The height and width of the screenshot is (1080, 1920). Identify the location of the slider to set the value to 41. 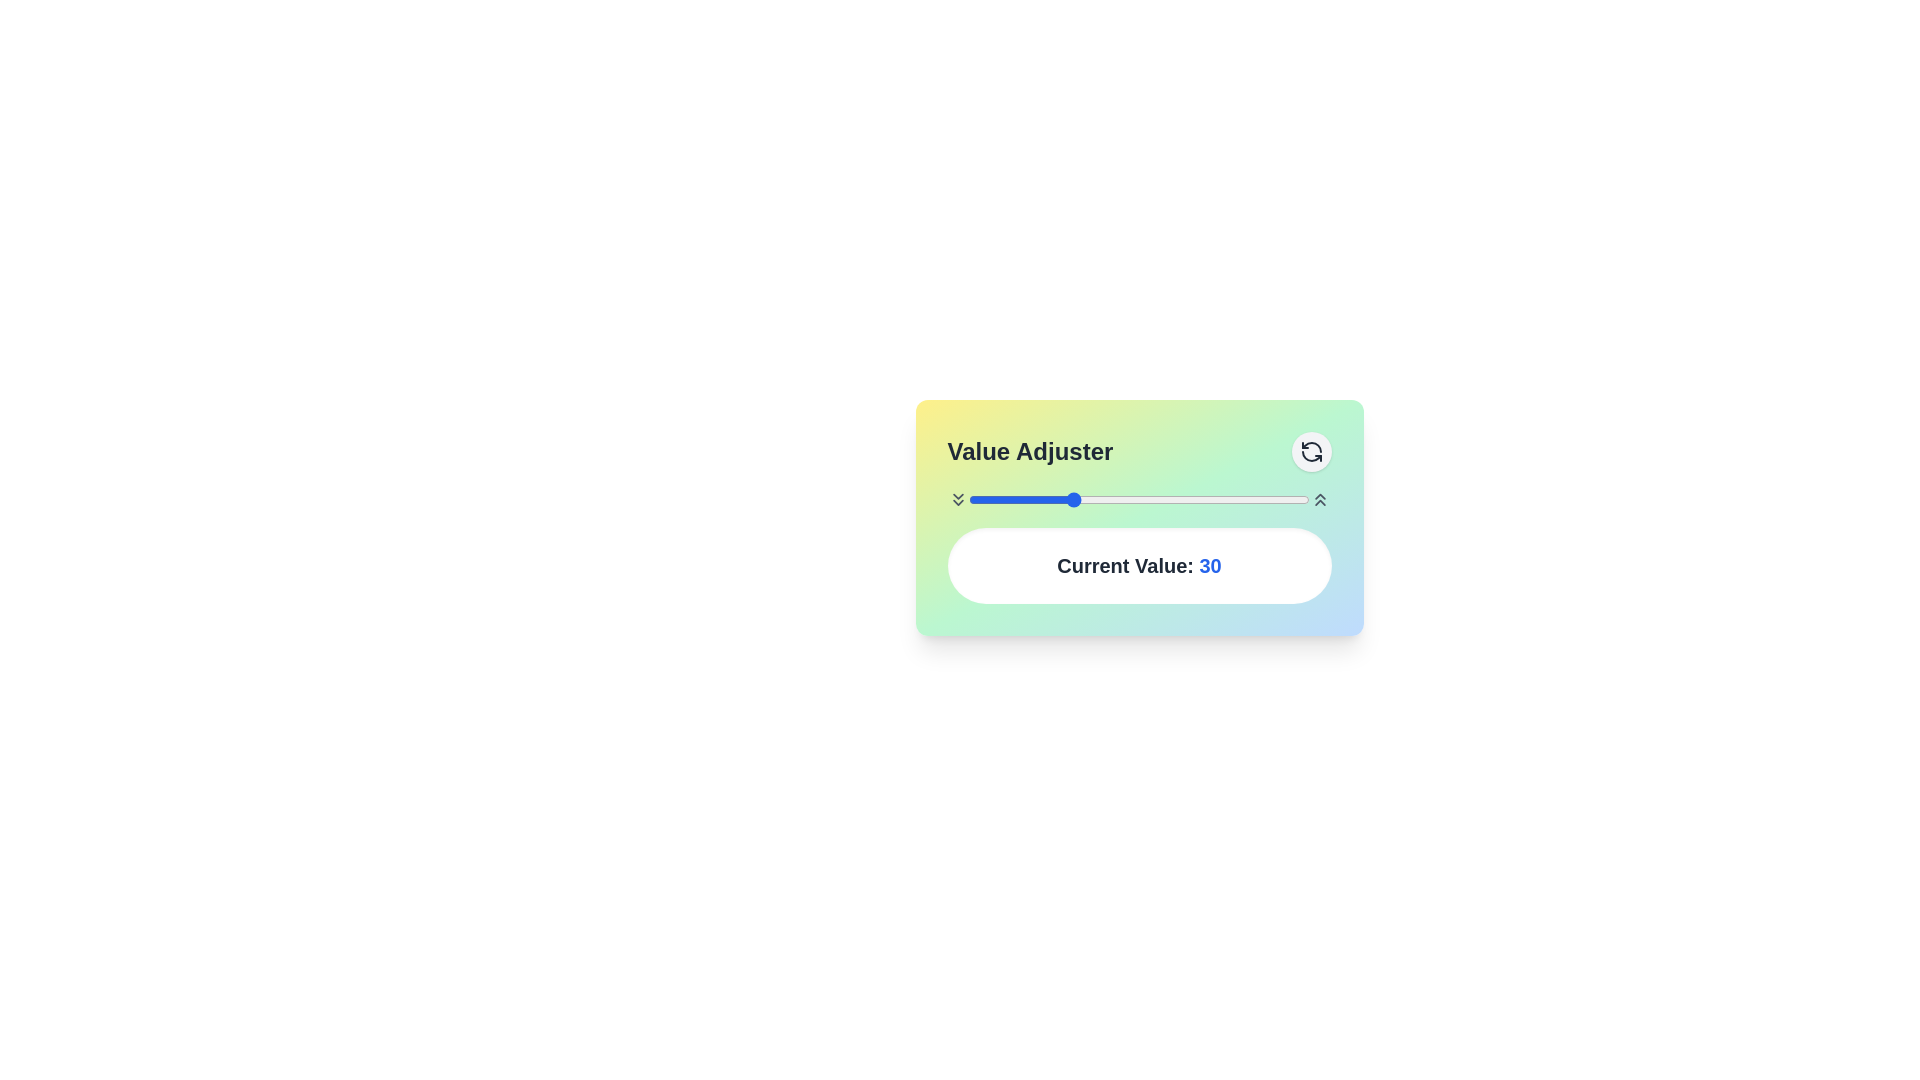
(1107, 499).